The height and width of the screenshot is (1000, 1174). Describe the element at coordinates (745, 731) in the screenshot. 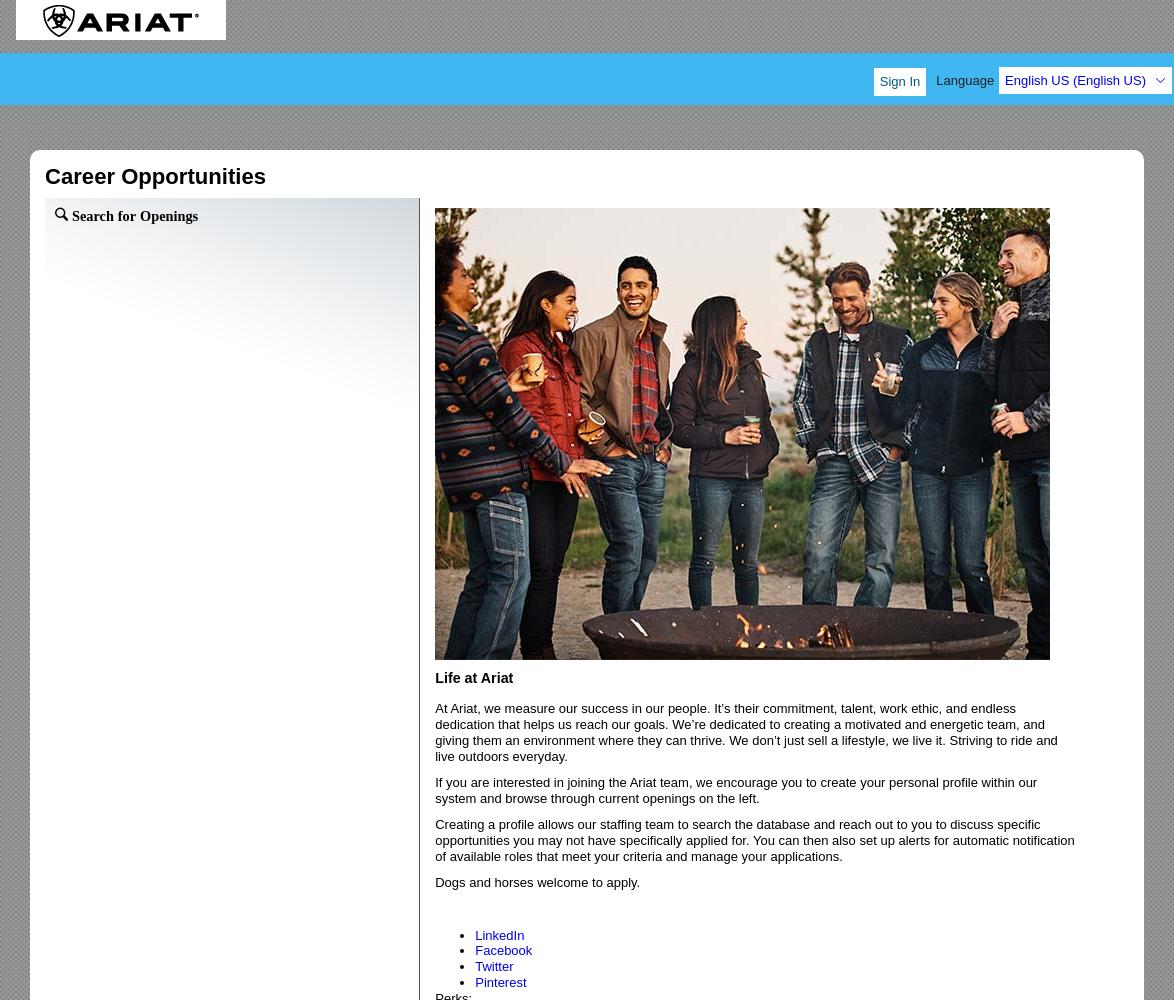

I see `'At Ariat, we measure our success in our people. It’s their commitment, talent, work ethic, and endless dedication that helps us reach our goals. We’re dedicated to creating a motivated and energetic team, and giving them an environment where they can thrive. We don’t just sell a lifestyle, we live it. Striving to ride and live outdoors everyday.'` at that location.